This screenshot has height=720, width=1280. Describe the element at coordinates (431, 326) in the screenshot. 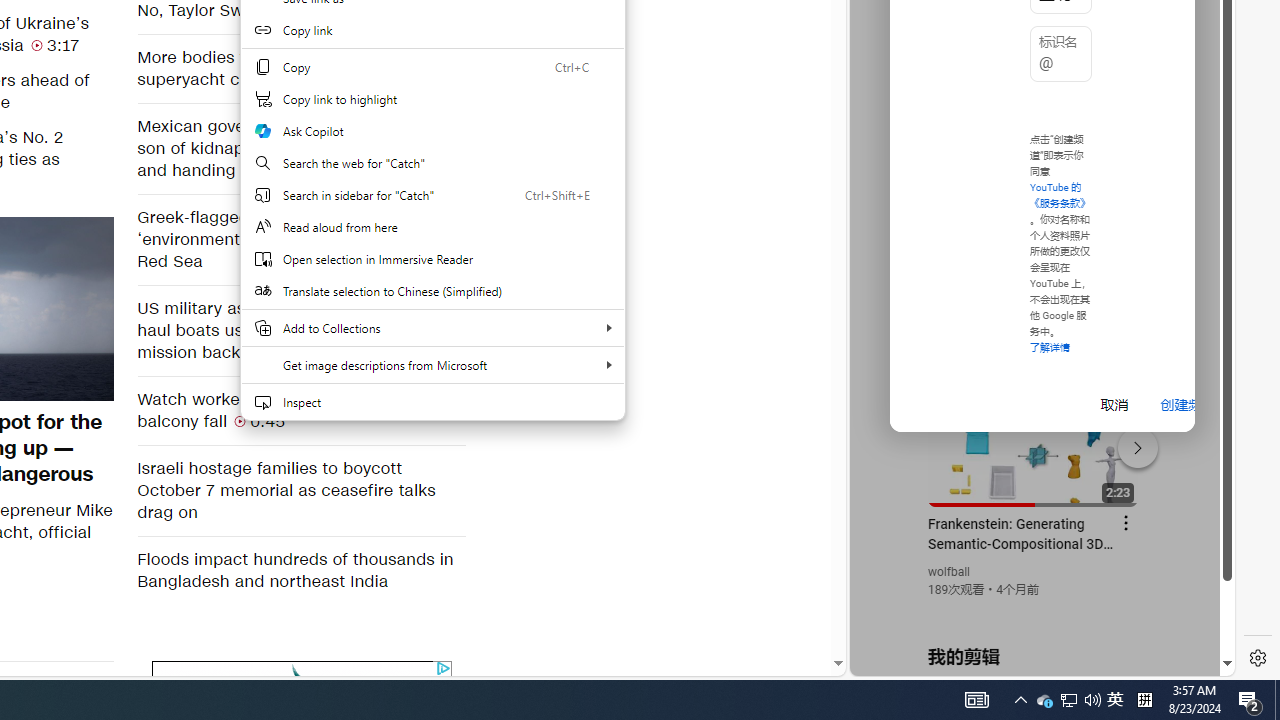

I see `'Add to Collections'` at that location.